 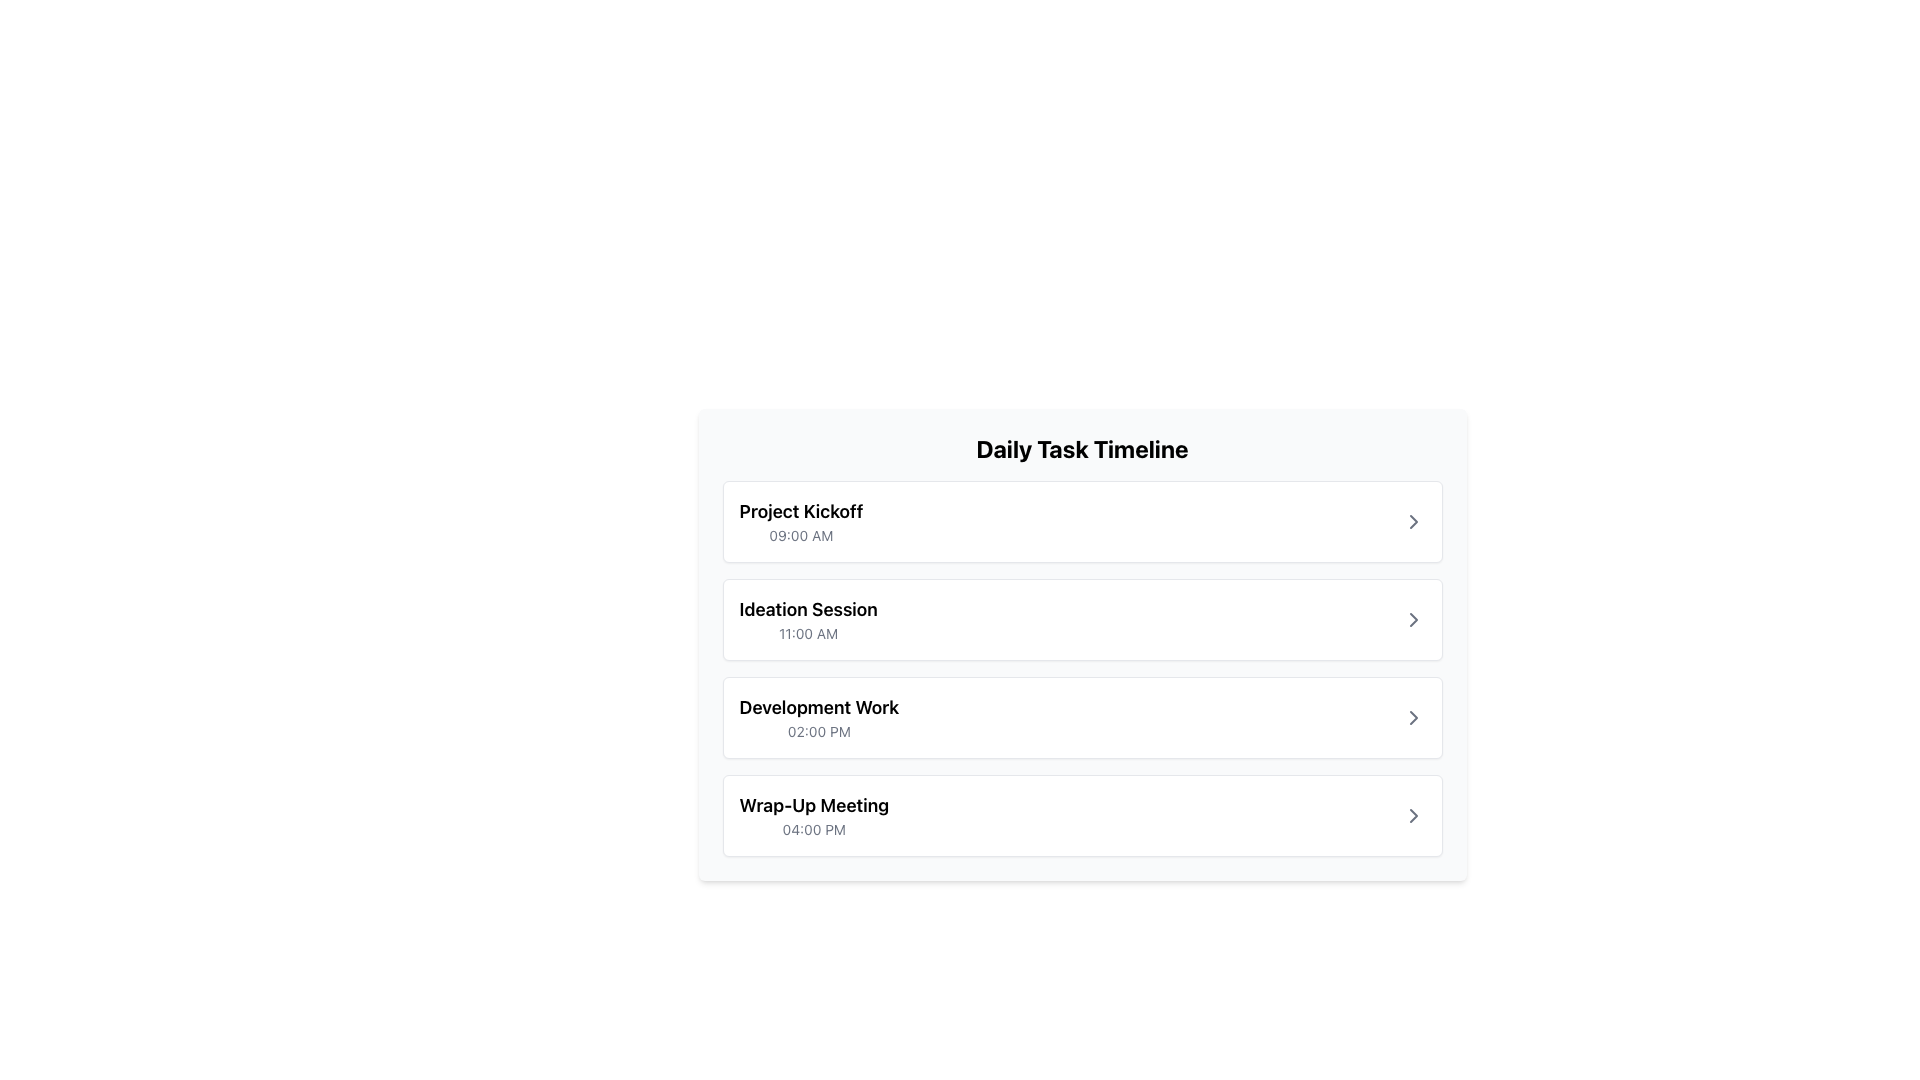 I want to click on text label displaying 'Ideation Session', which is prominently styled in bold and larger font, located above the smaller text label '11:00 AM' in the task timeline, so click(x=808, y=608).